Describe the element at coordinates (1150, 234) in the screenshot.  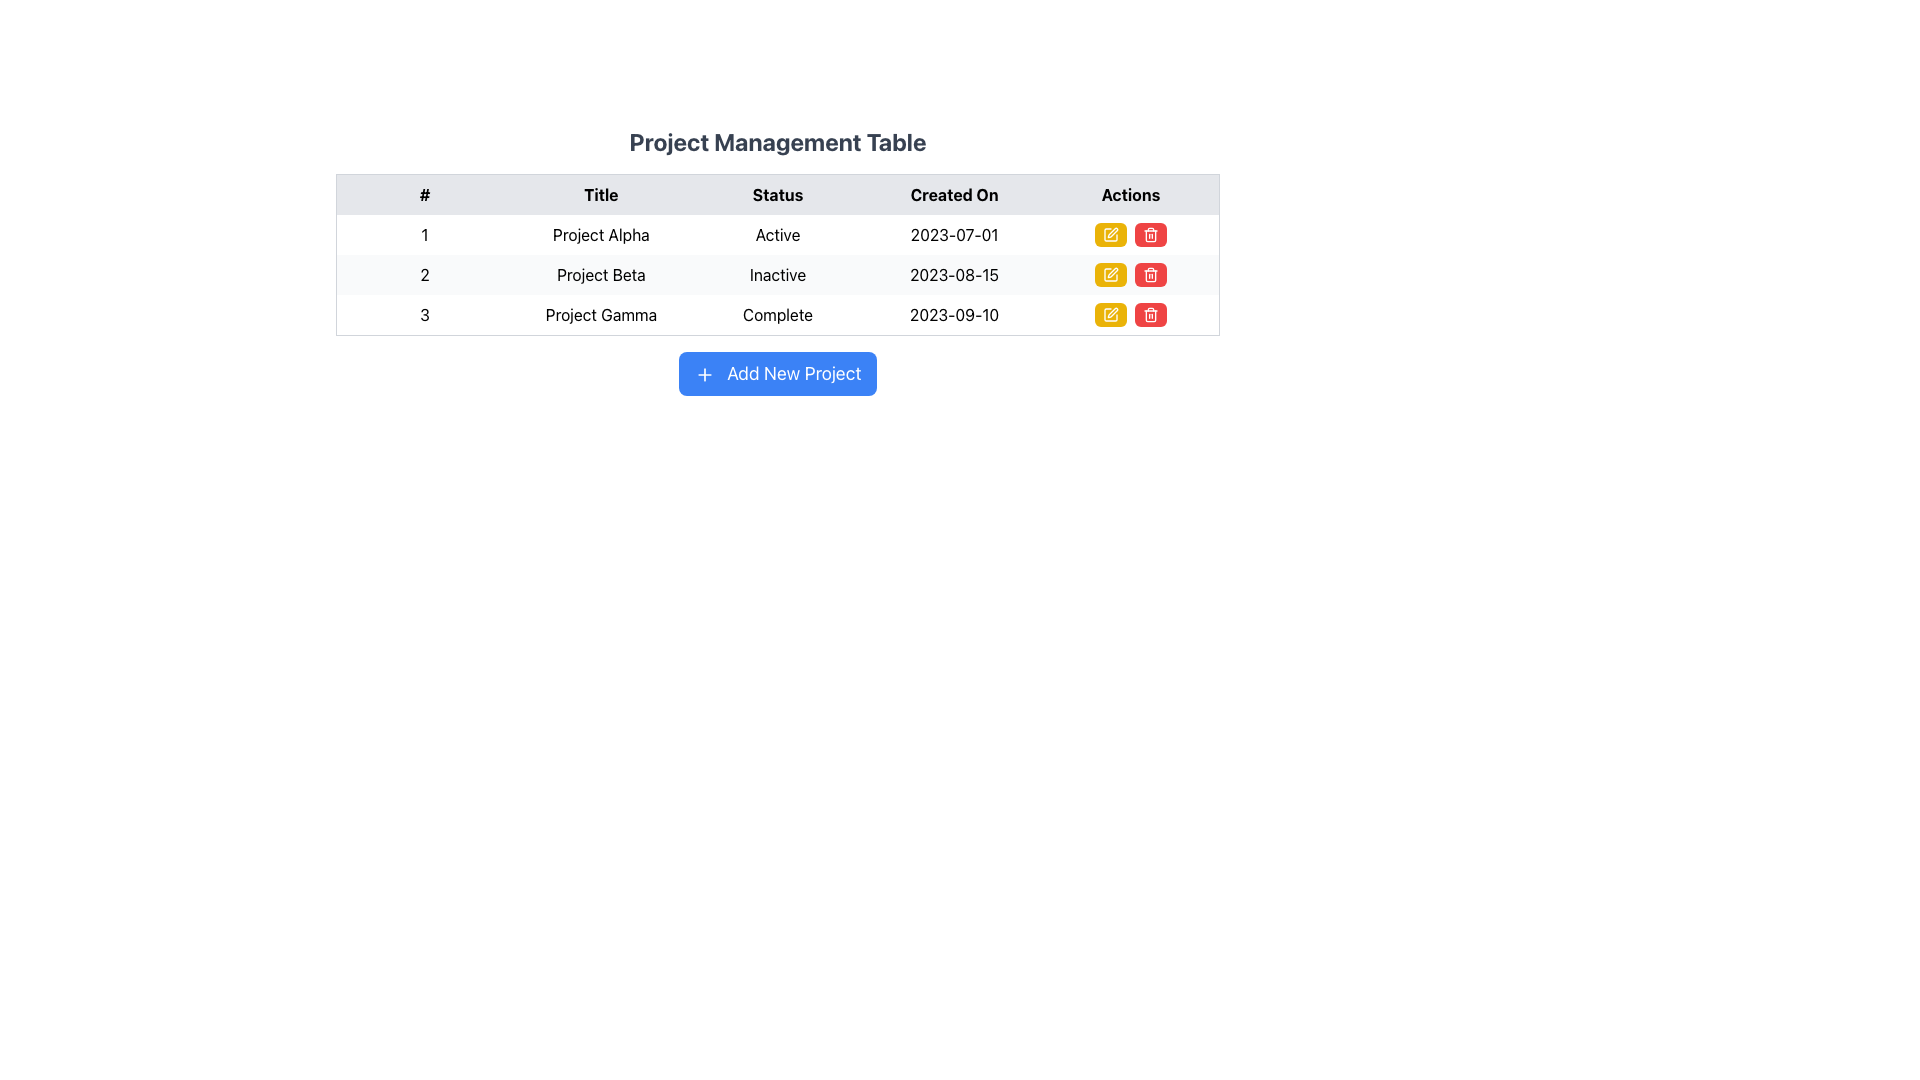
I see `the delete button located in the 'Actions' column of the table for 'Project Gamma'` at that location.